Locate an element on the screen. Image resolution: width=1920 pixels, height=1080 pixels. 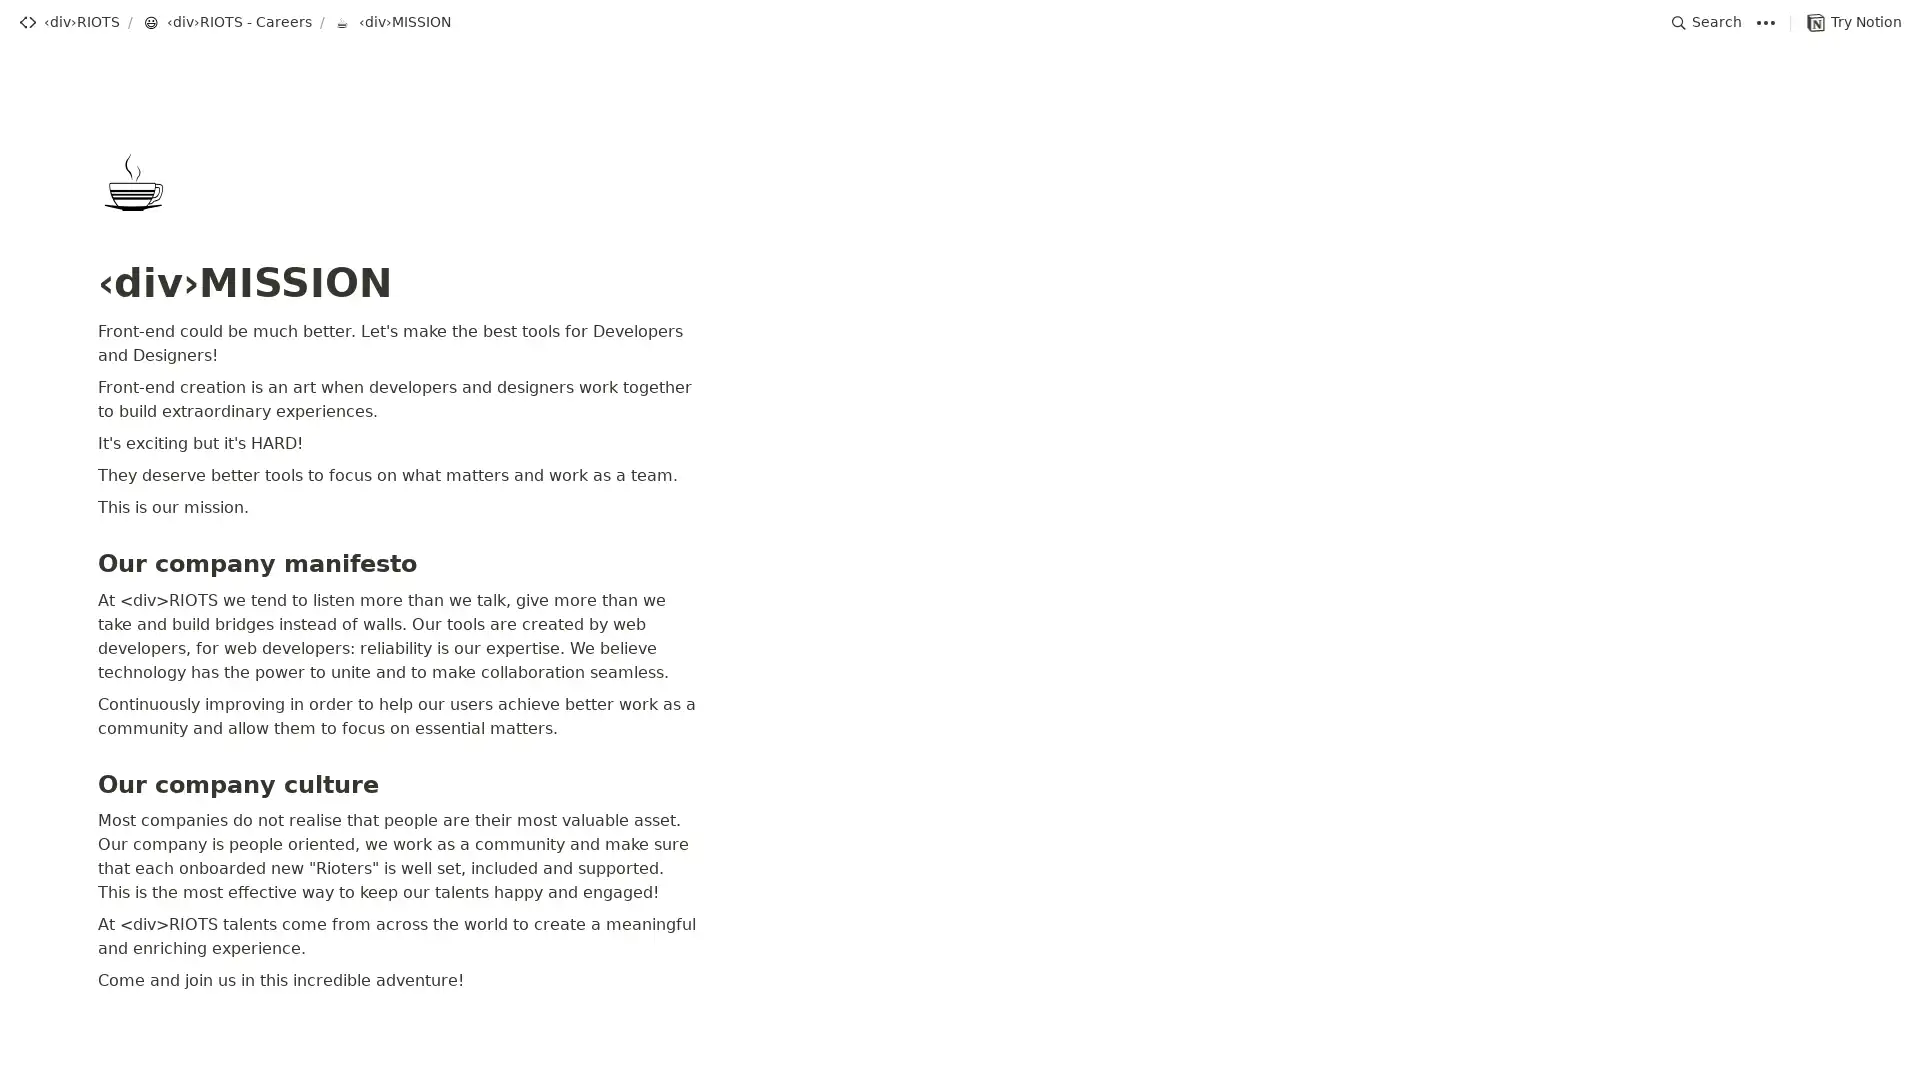
divRIOTS - Careers is located at coordinates (226, 22).